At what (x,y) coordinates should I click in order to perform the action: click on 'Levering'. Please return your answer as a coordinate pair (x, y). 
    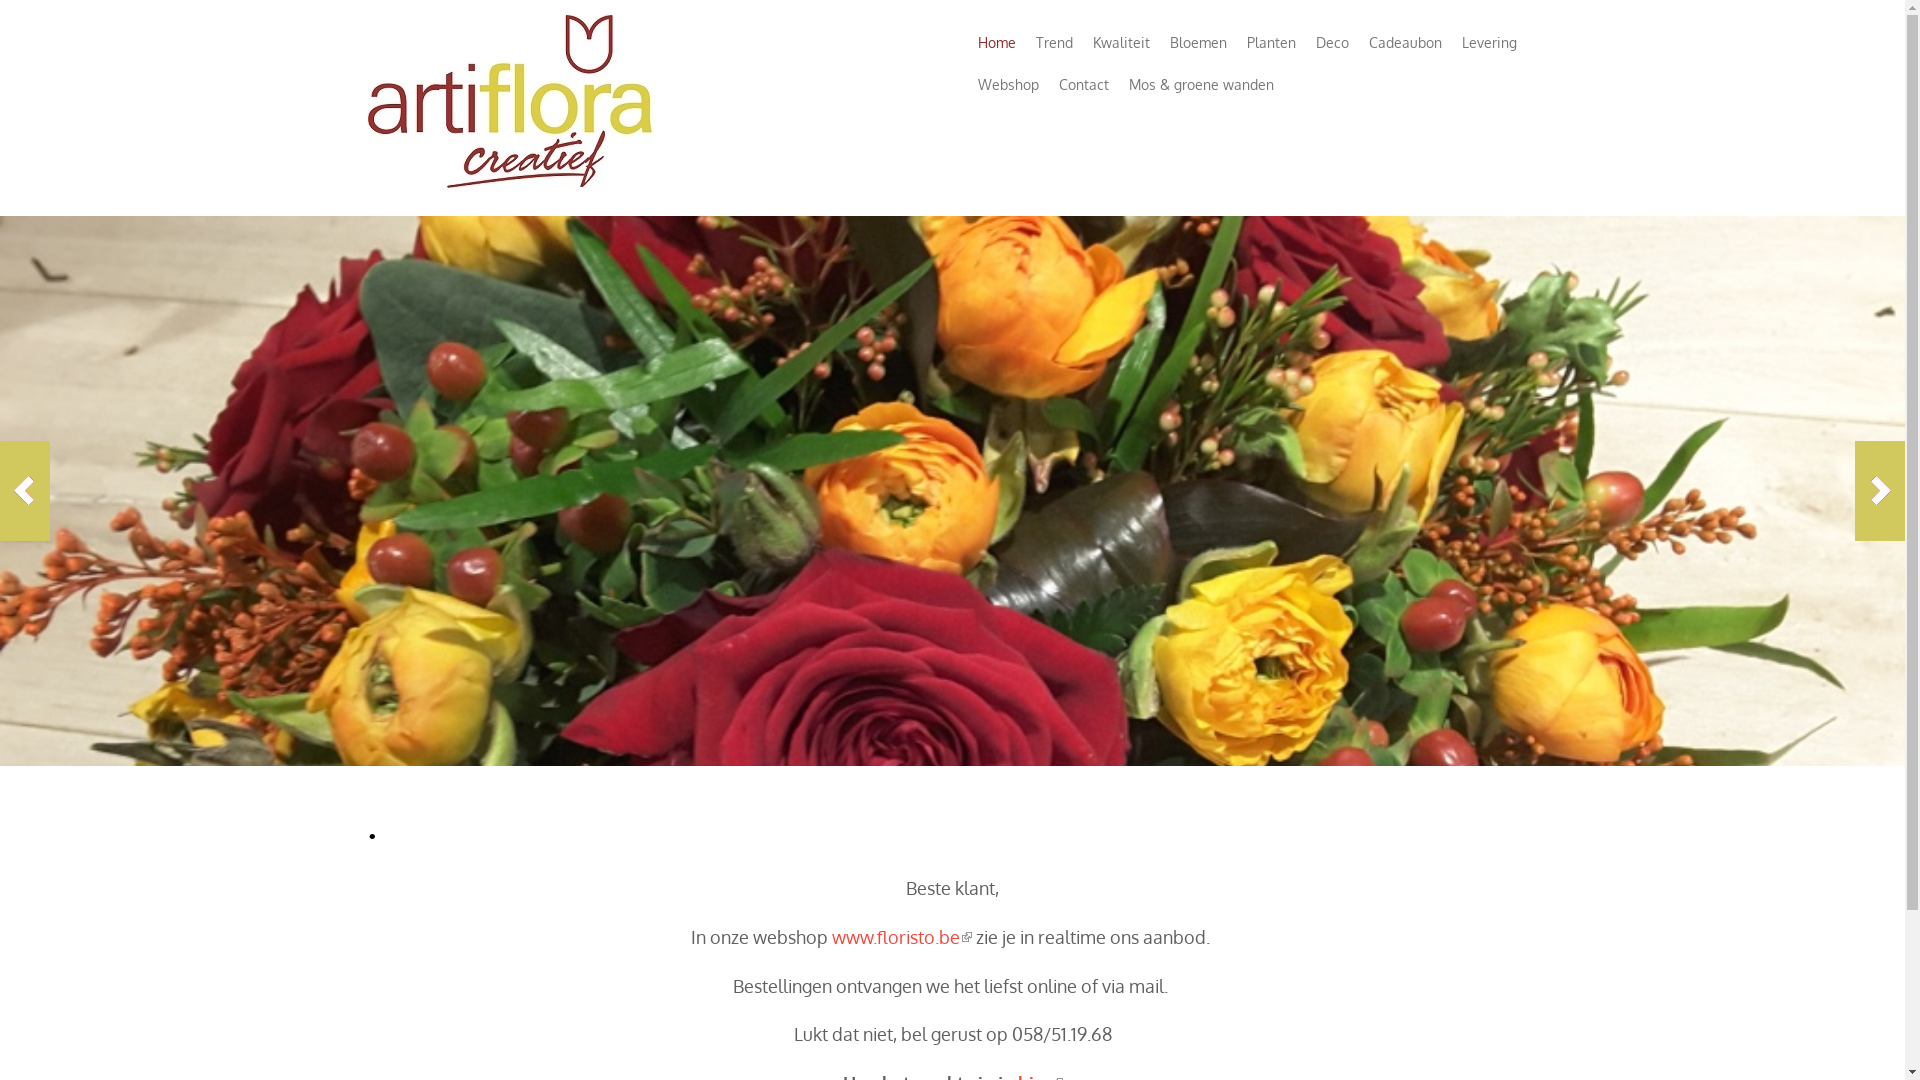
    Looking at the image, I should click on (1489, 42).